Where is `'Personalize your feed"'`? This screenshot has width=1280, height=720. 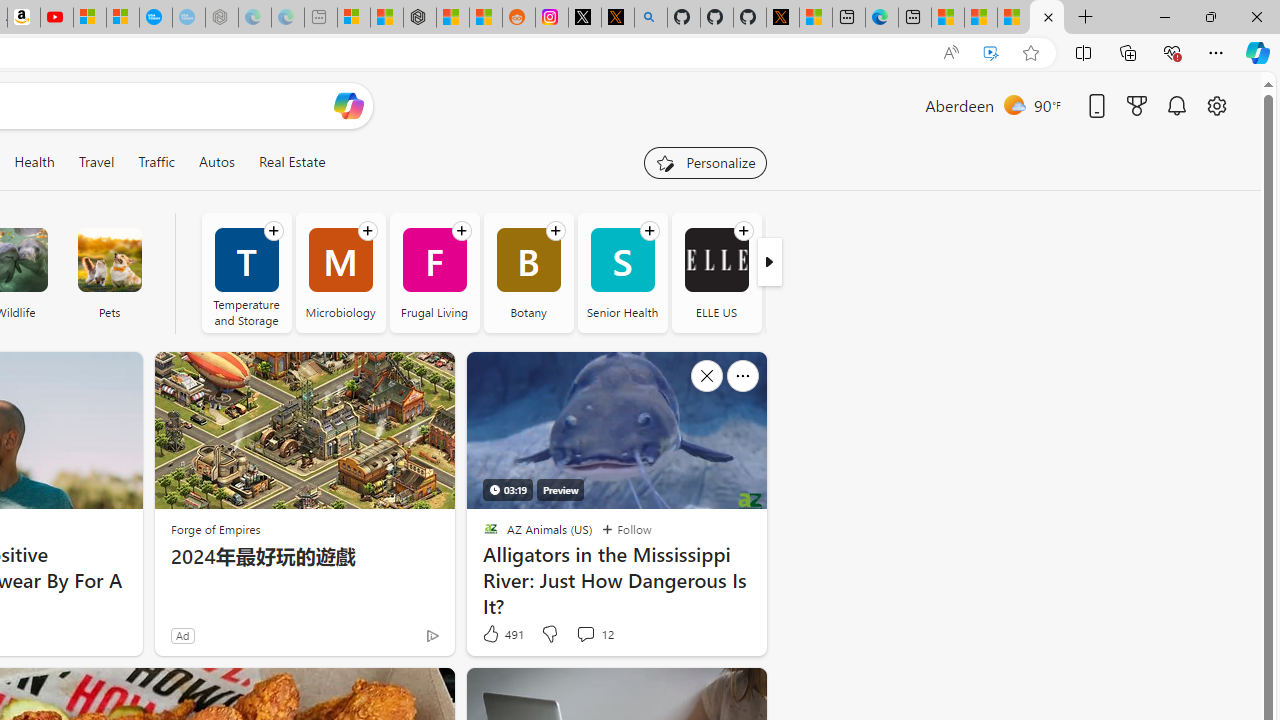
'Personalize your feed"' is located at coordinates (705, 162).